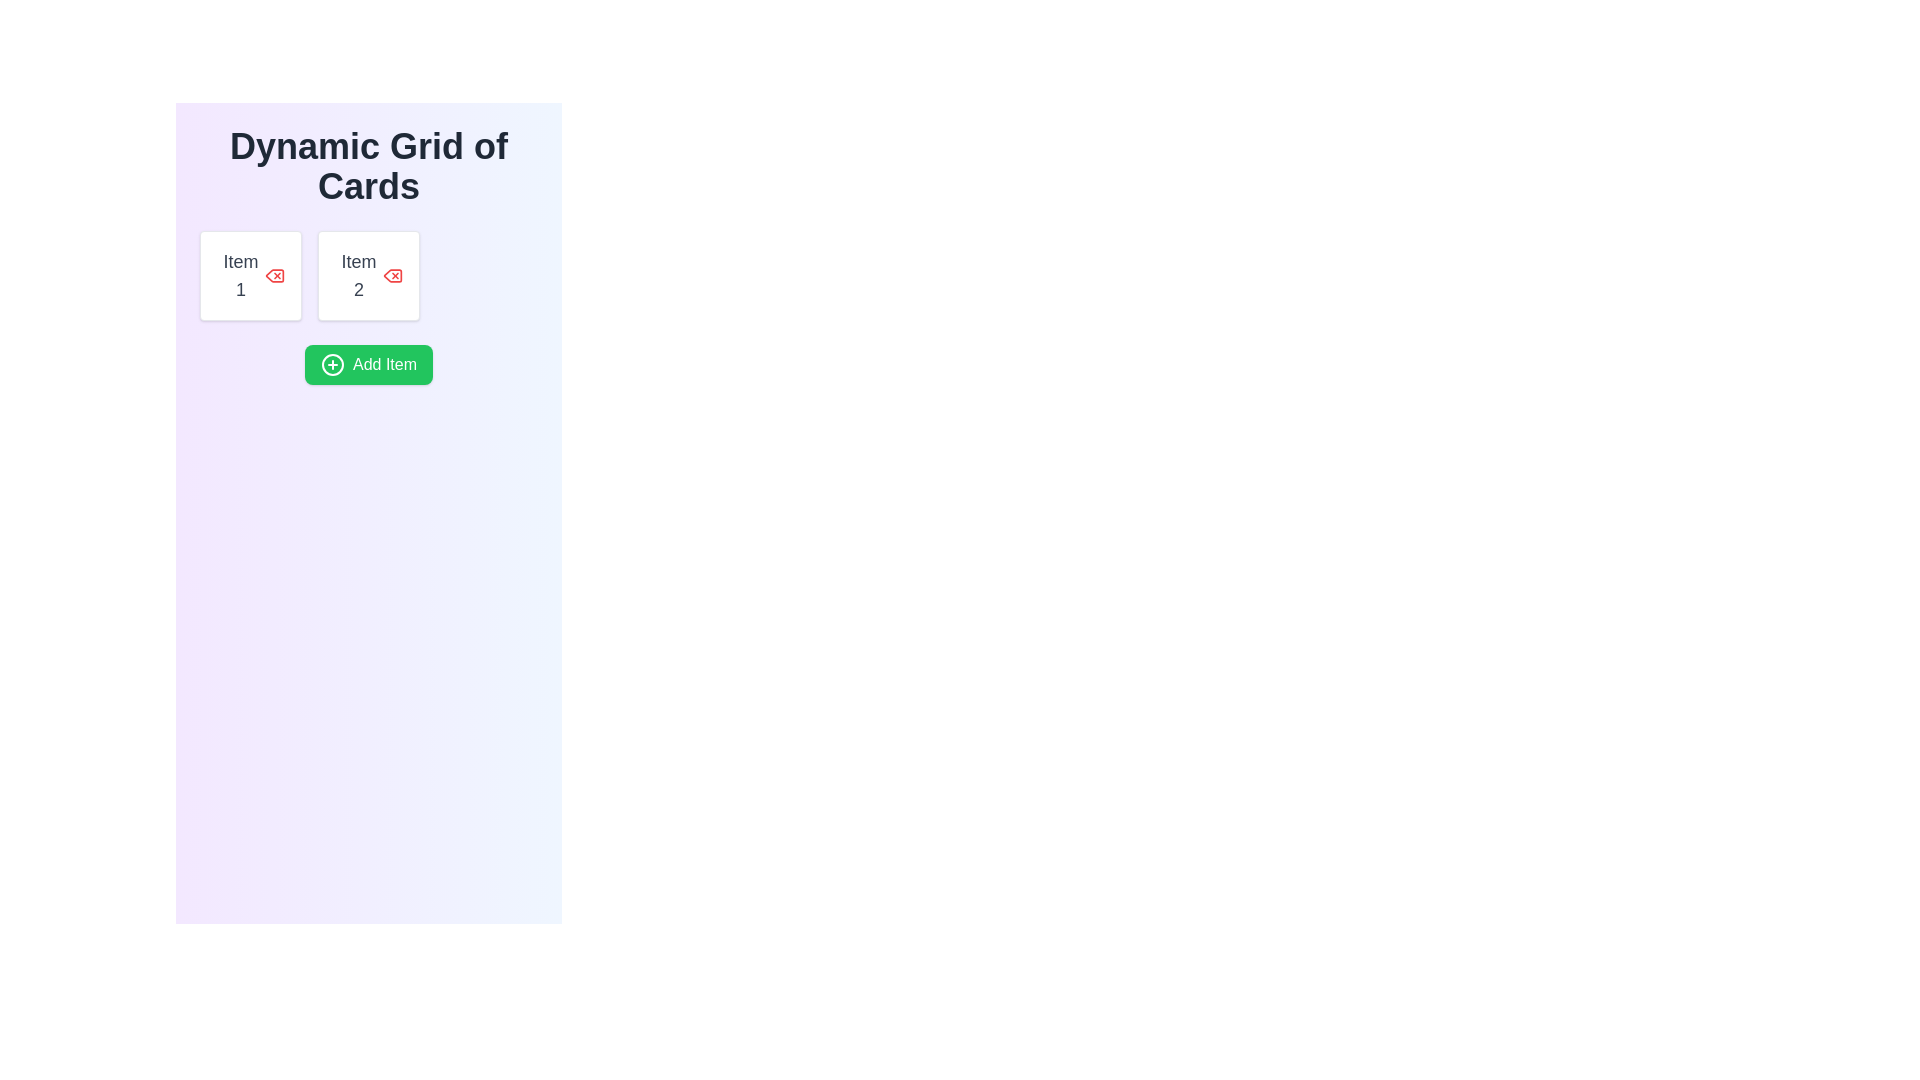 The image size is (1920, 1080). I want to click on the green circle icon with a plus sign inside it, which is located to the left of the text 'Add Item' in the button below the grid of items, so click(332, 365).